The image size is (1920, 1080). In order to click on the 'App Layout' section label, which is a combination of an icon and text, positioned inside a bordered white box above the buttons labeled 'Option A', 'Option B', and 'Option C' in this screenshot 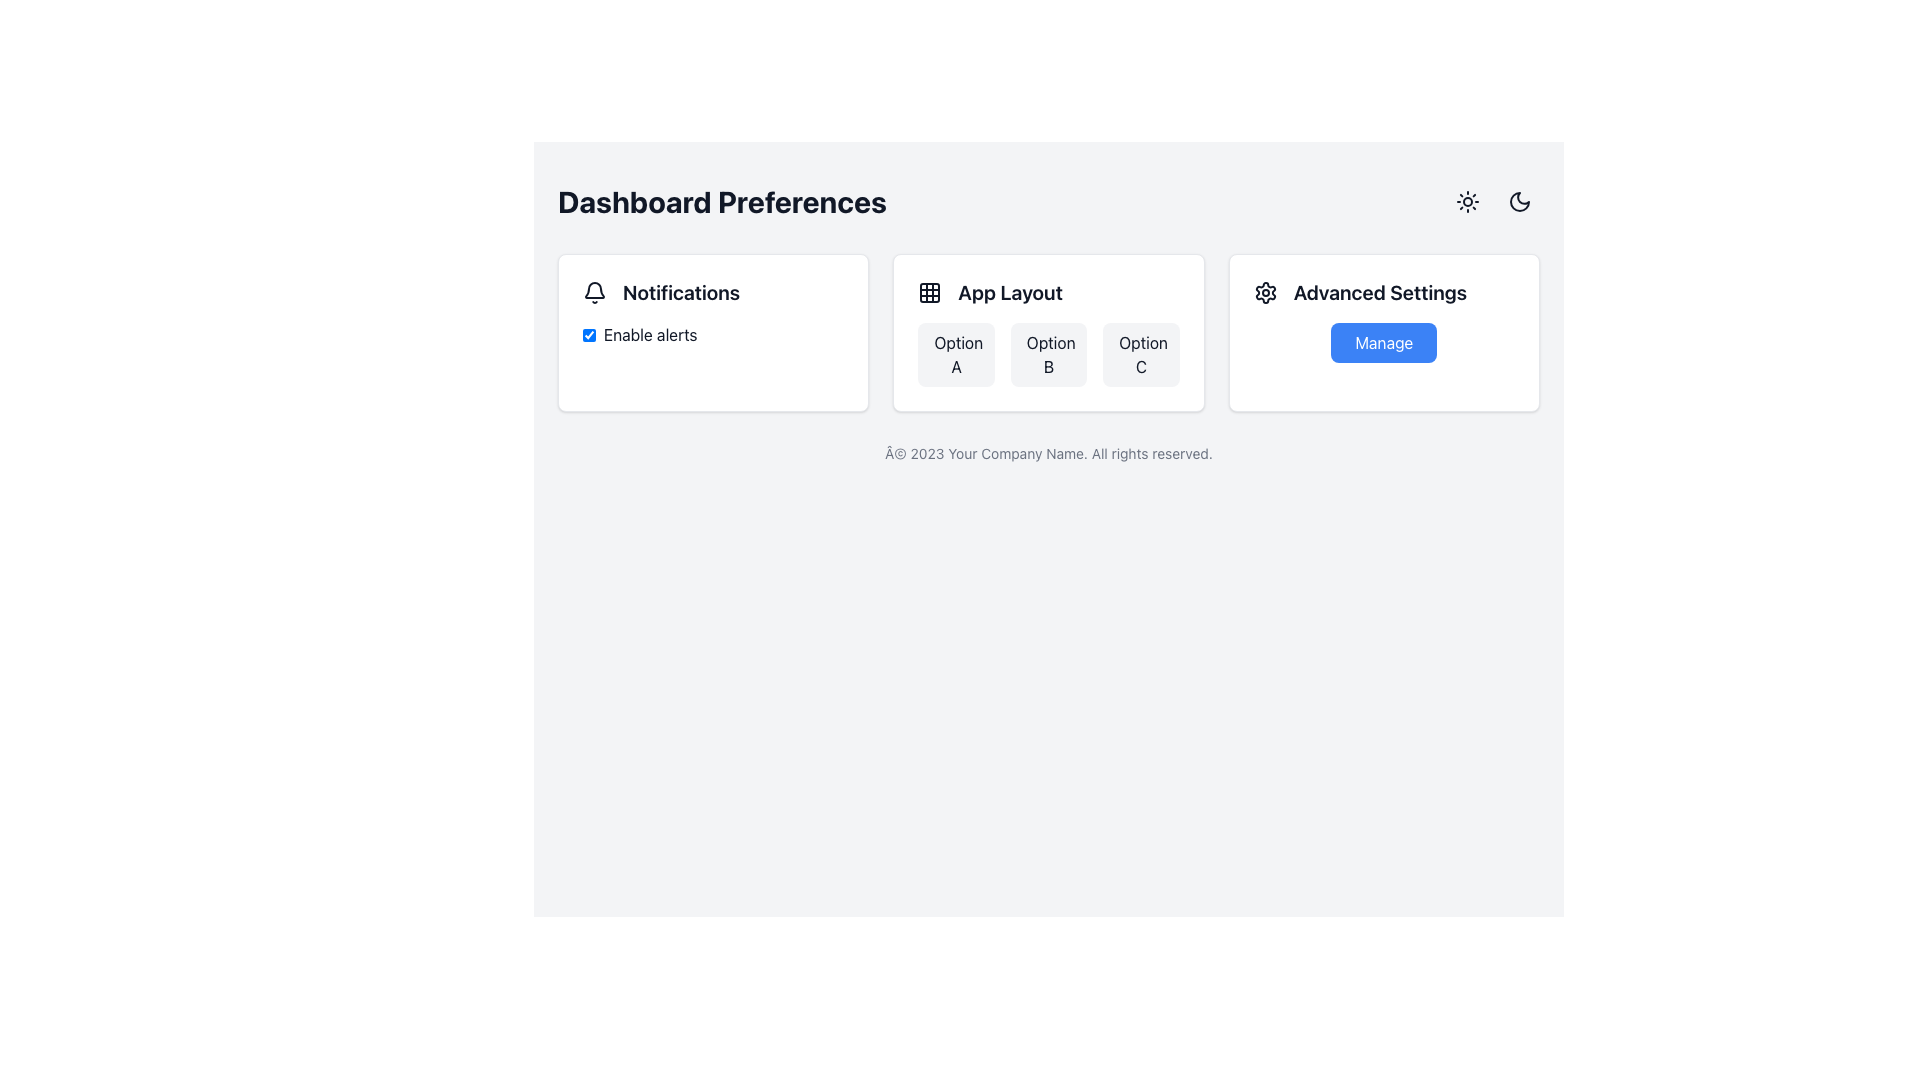, I will do `click(1047, 293)`.